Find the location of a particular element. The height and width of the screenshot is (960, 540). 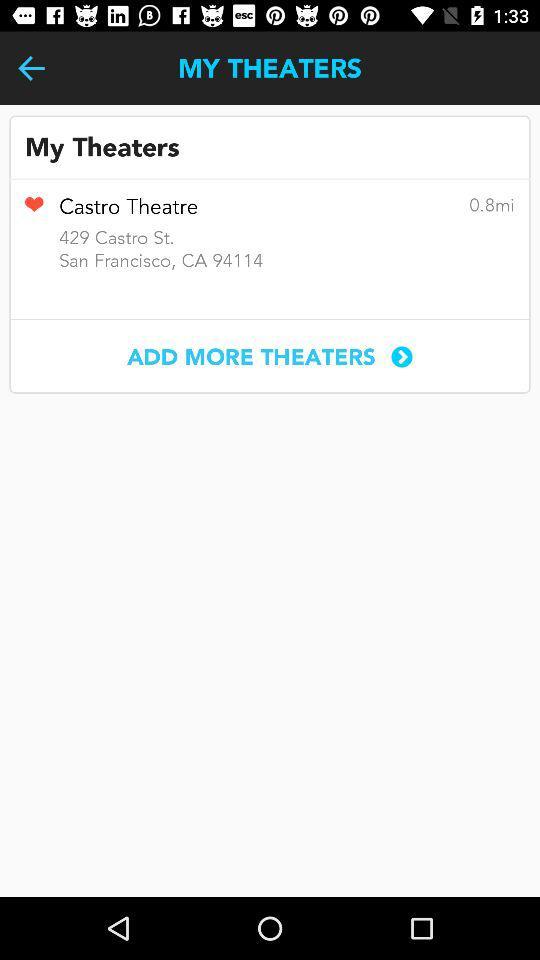

remove from favorites is located at coordinates (33, 211).